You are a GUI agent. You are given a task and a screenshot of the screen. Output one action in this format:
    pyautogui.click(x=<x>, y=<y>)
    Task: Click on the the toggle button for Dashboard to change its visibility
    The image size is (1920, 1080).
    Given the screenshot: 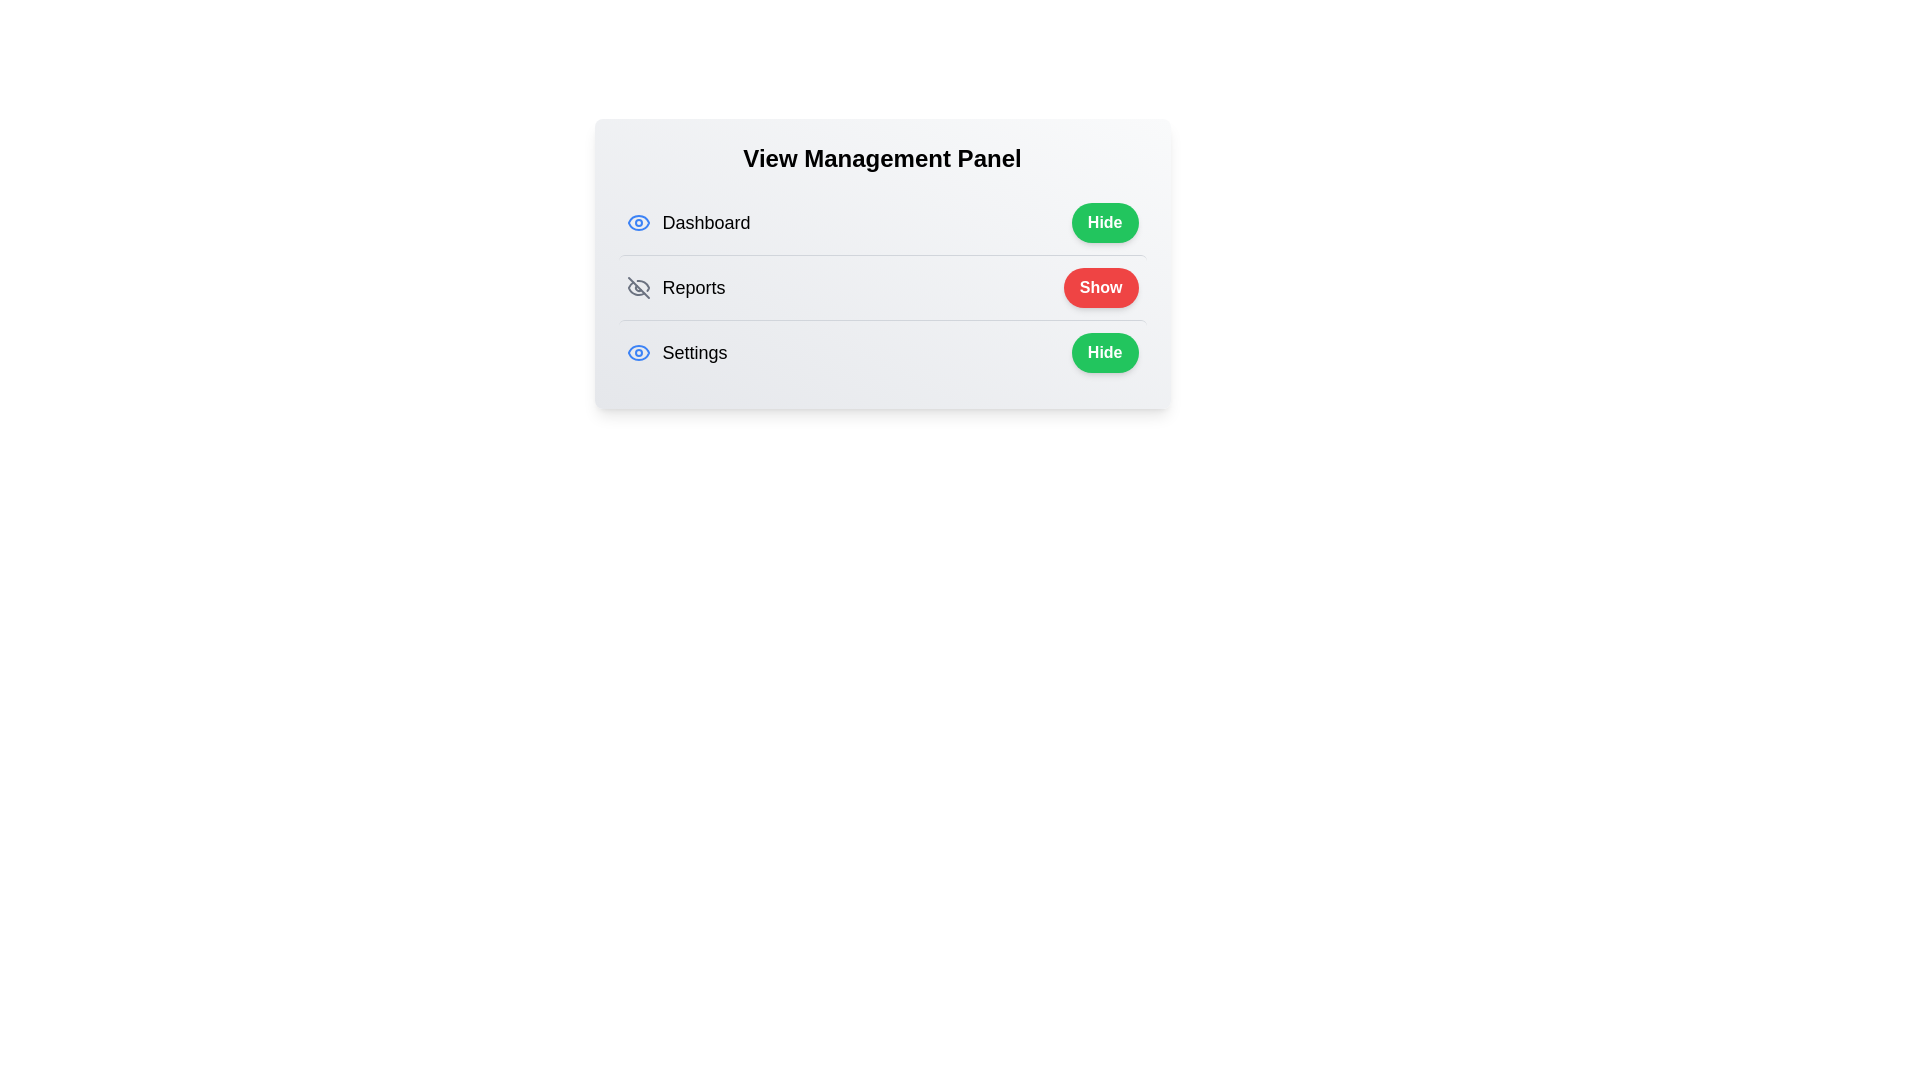 What is the action you would take?
    pyautogui.click(x=1104, y=223)
    